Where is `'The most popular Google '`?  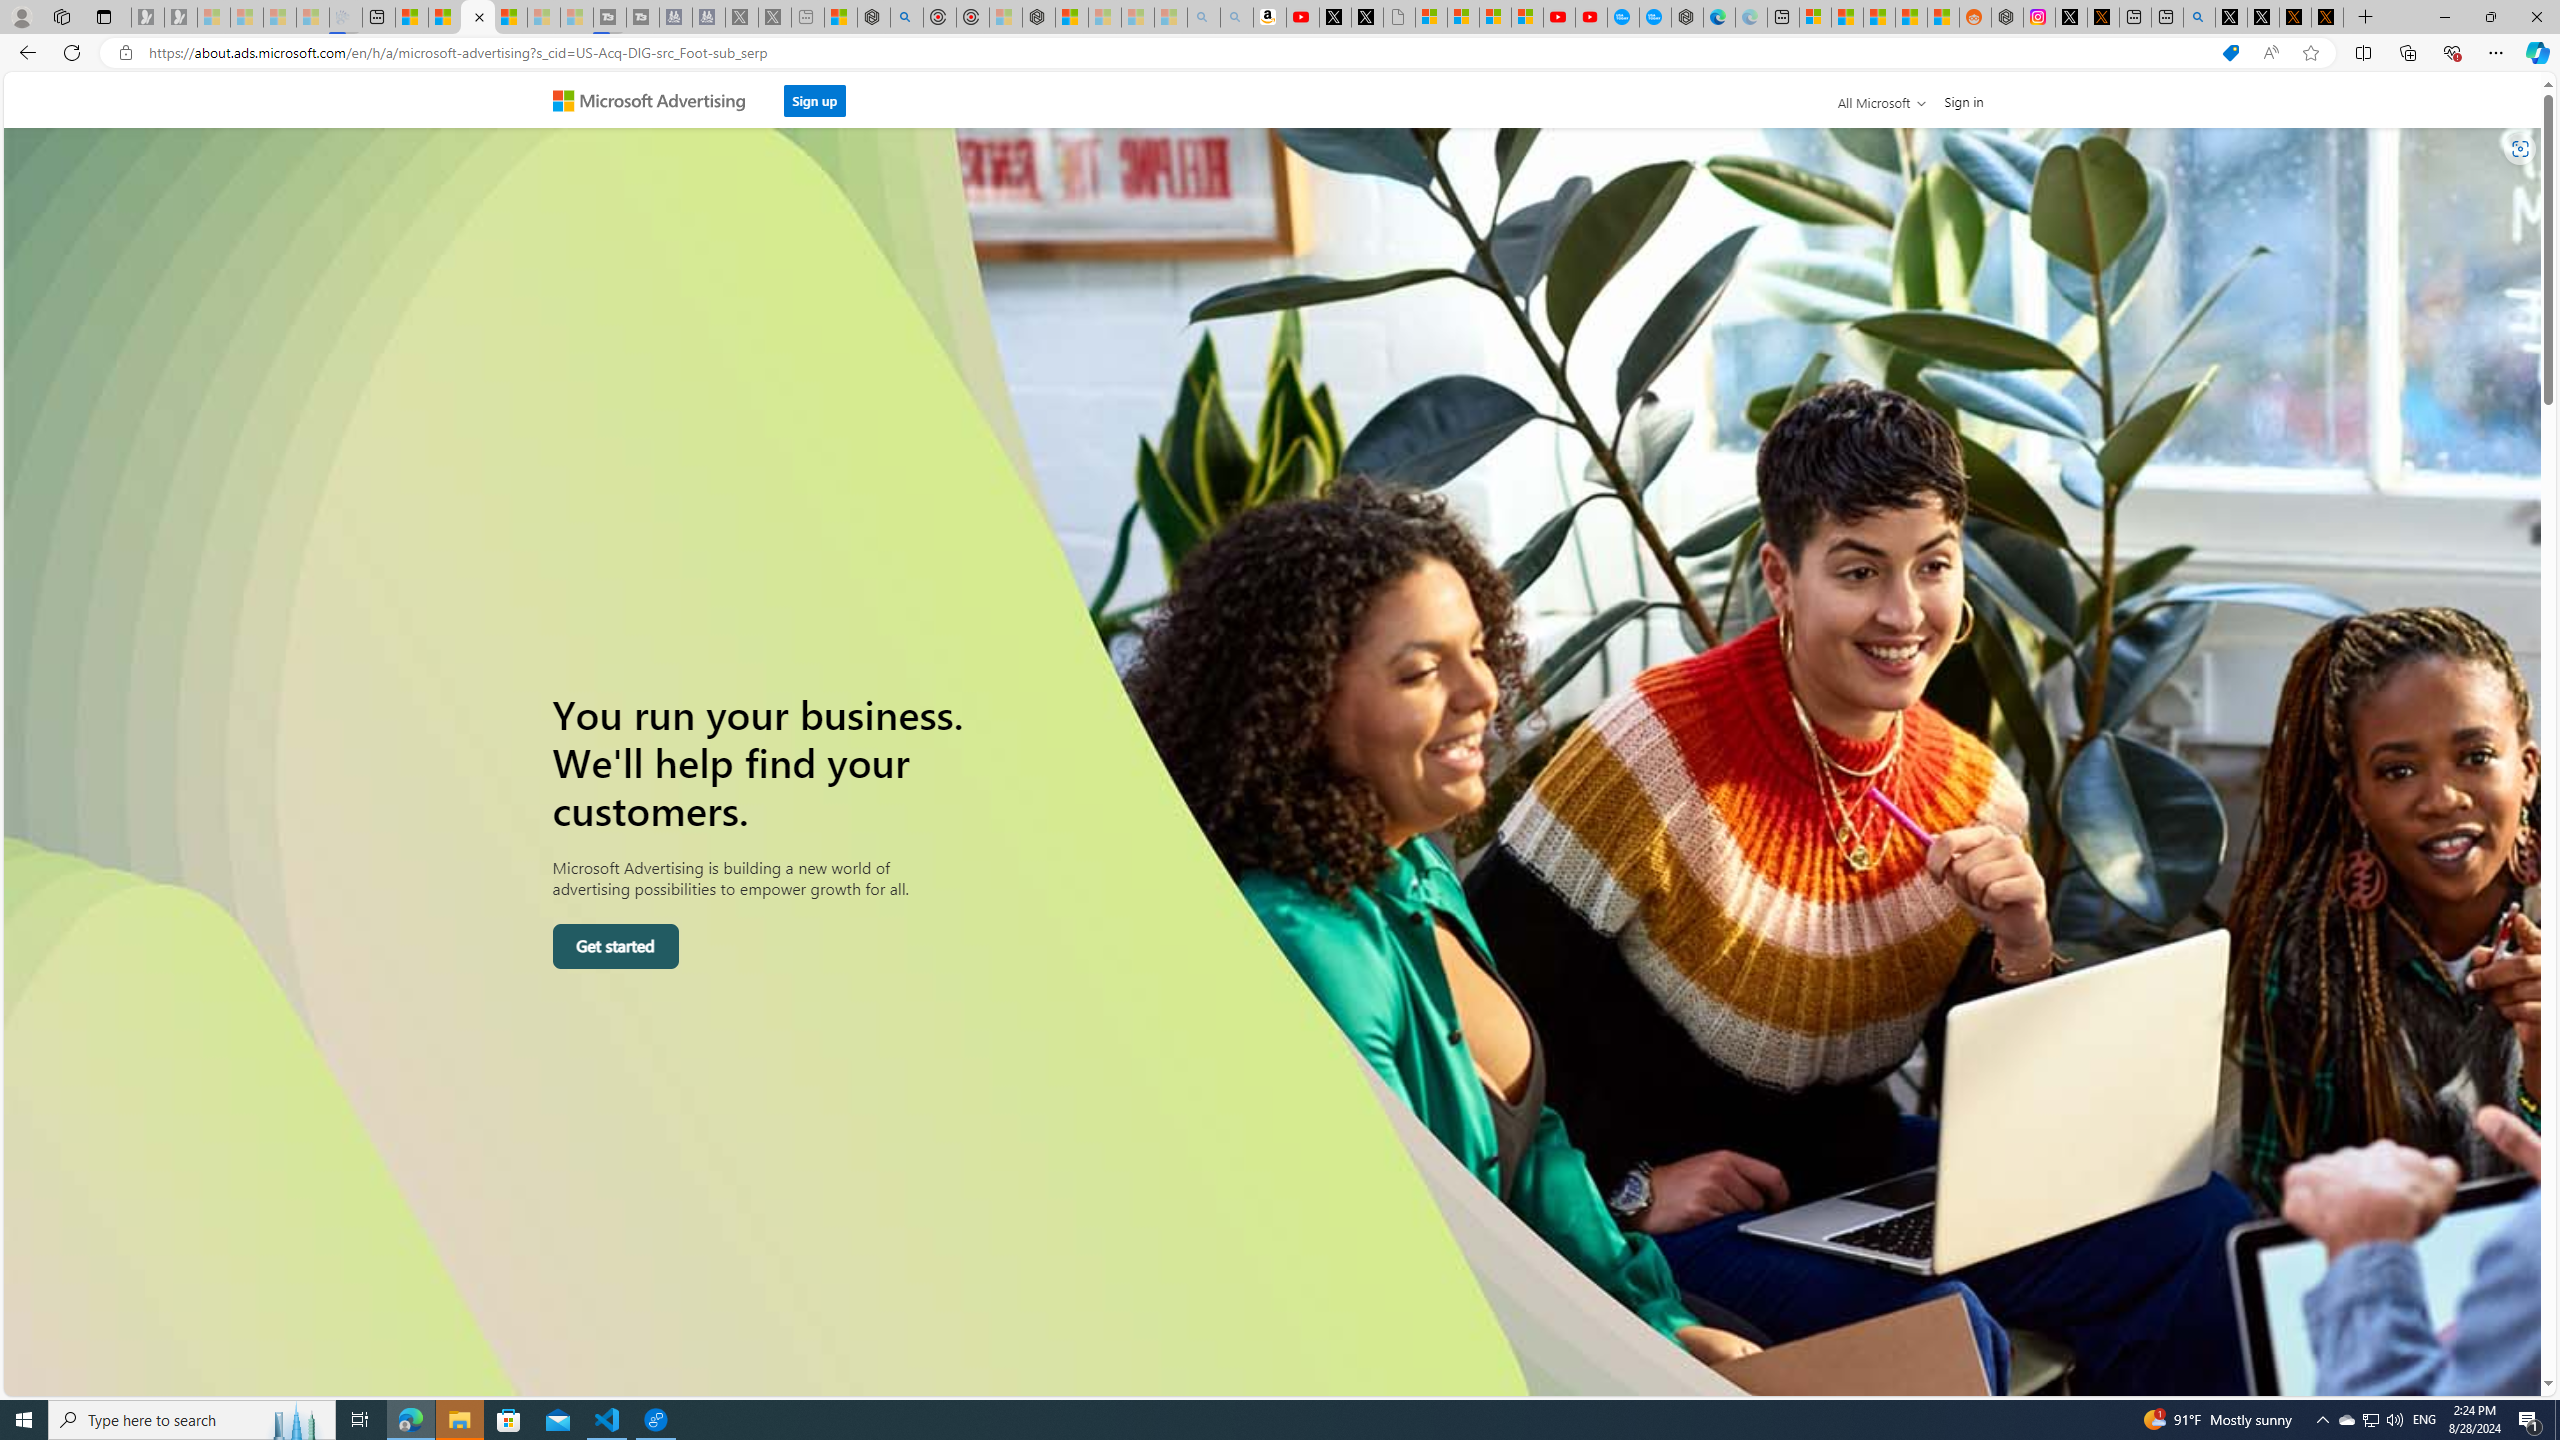 'The most popular Google ' is located at coordinates (1655, 16).